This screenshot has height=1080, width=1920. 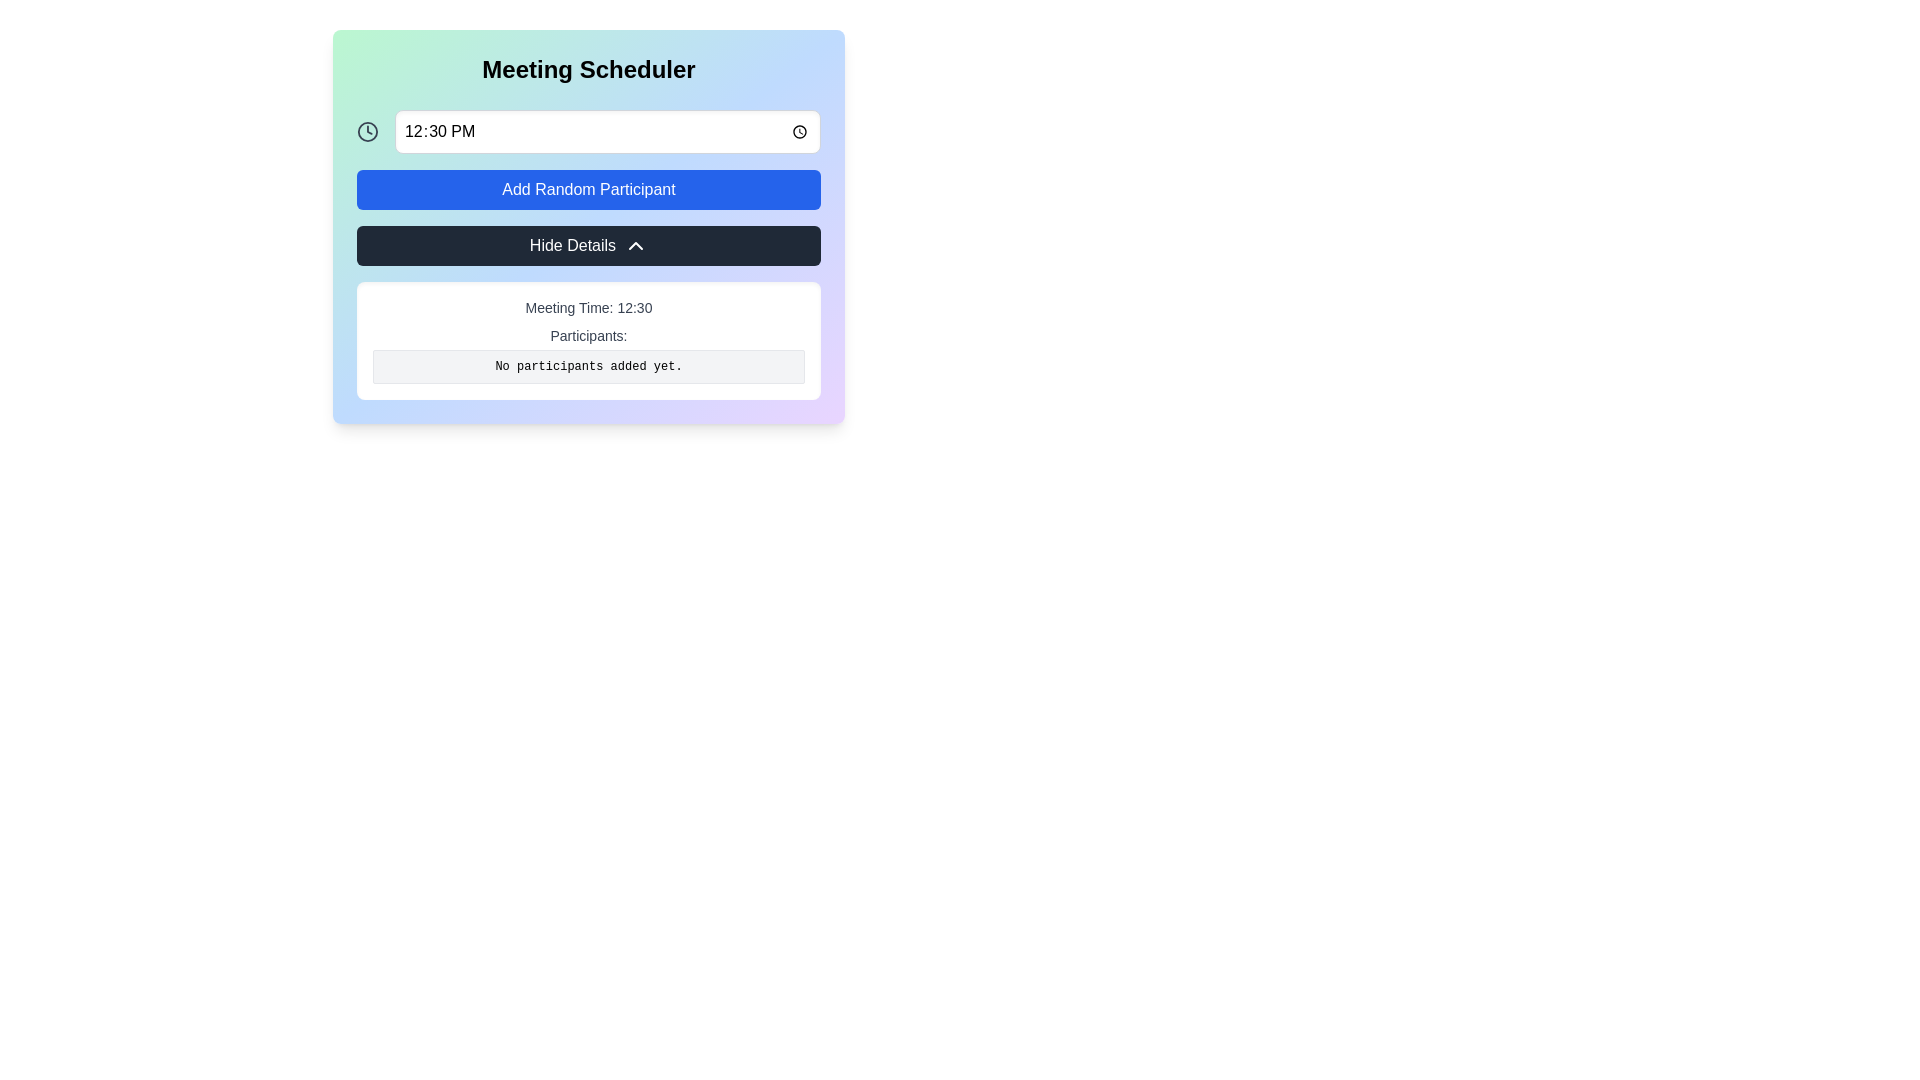 What do you see at coordinates (588, 226) in the screenshot?
I see `the 'Hide Details' button, which is the third interactive component in the central panel of the 'Meeting Scheduler' interface` at bounding box center [588, 226].